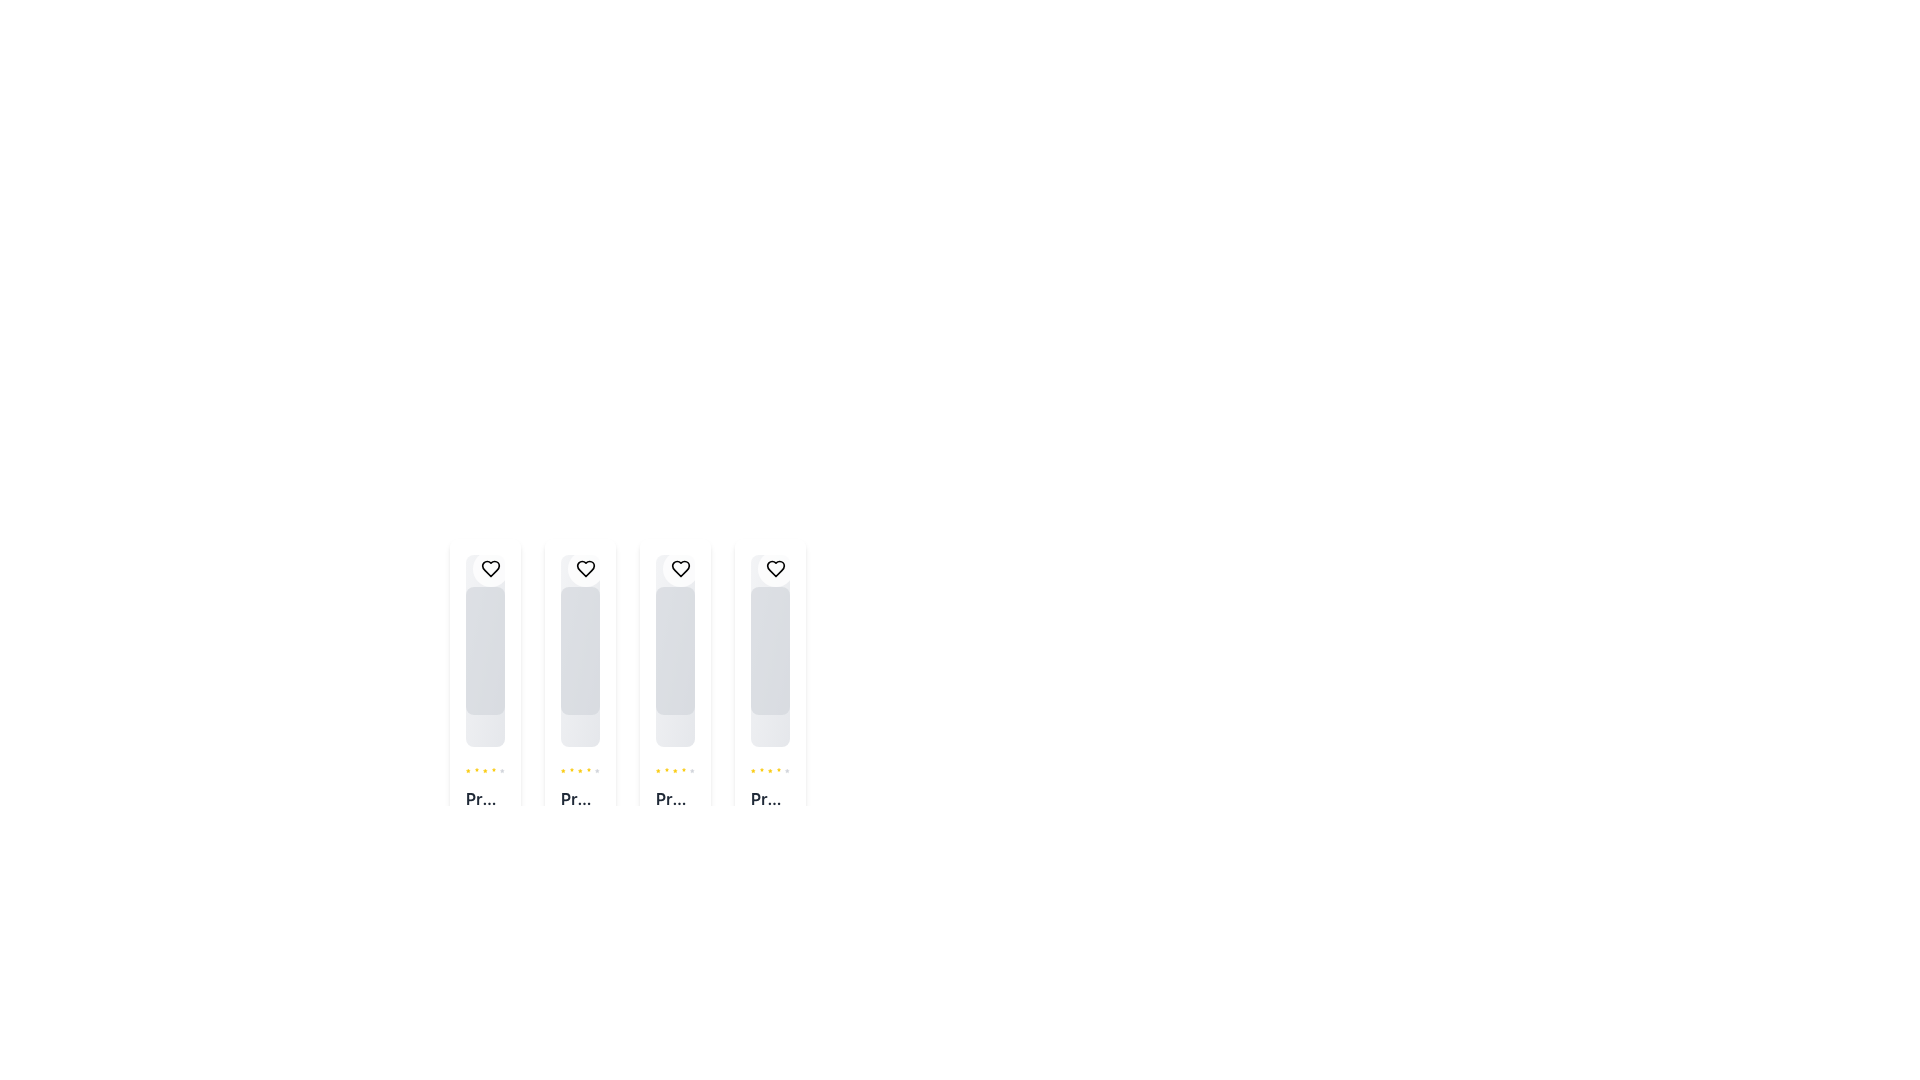 The height and width of the screenshot is (1080, 1920). I want to click on the favorite icon button located at the top-right area of the product card, so click(490, 569).